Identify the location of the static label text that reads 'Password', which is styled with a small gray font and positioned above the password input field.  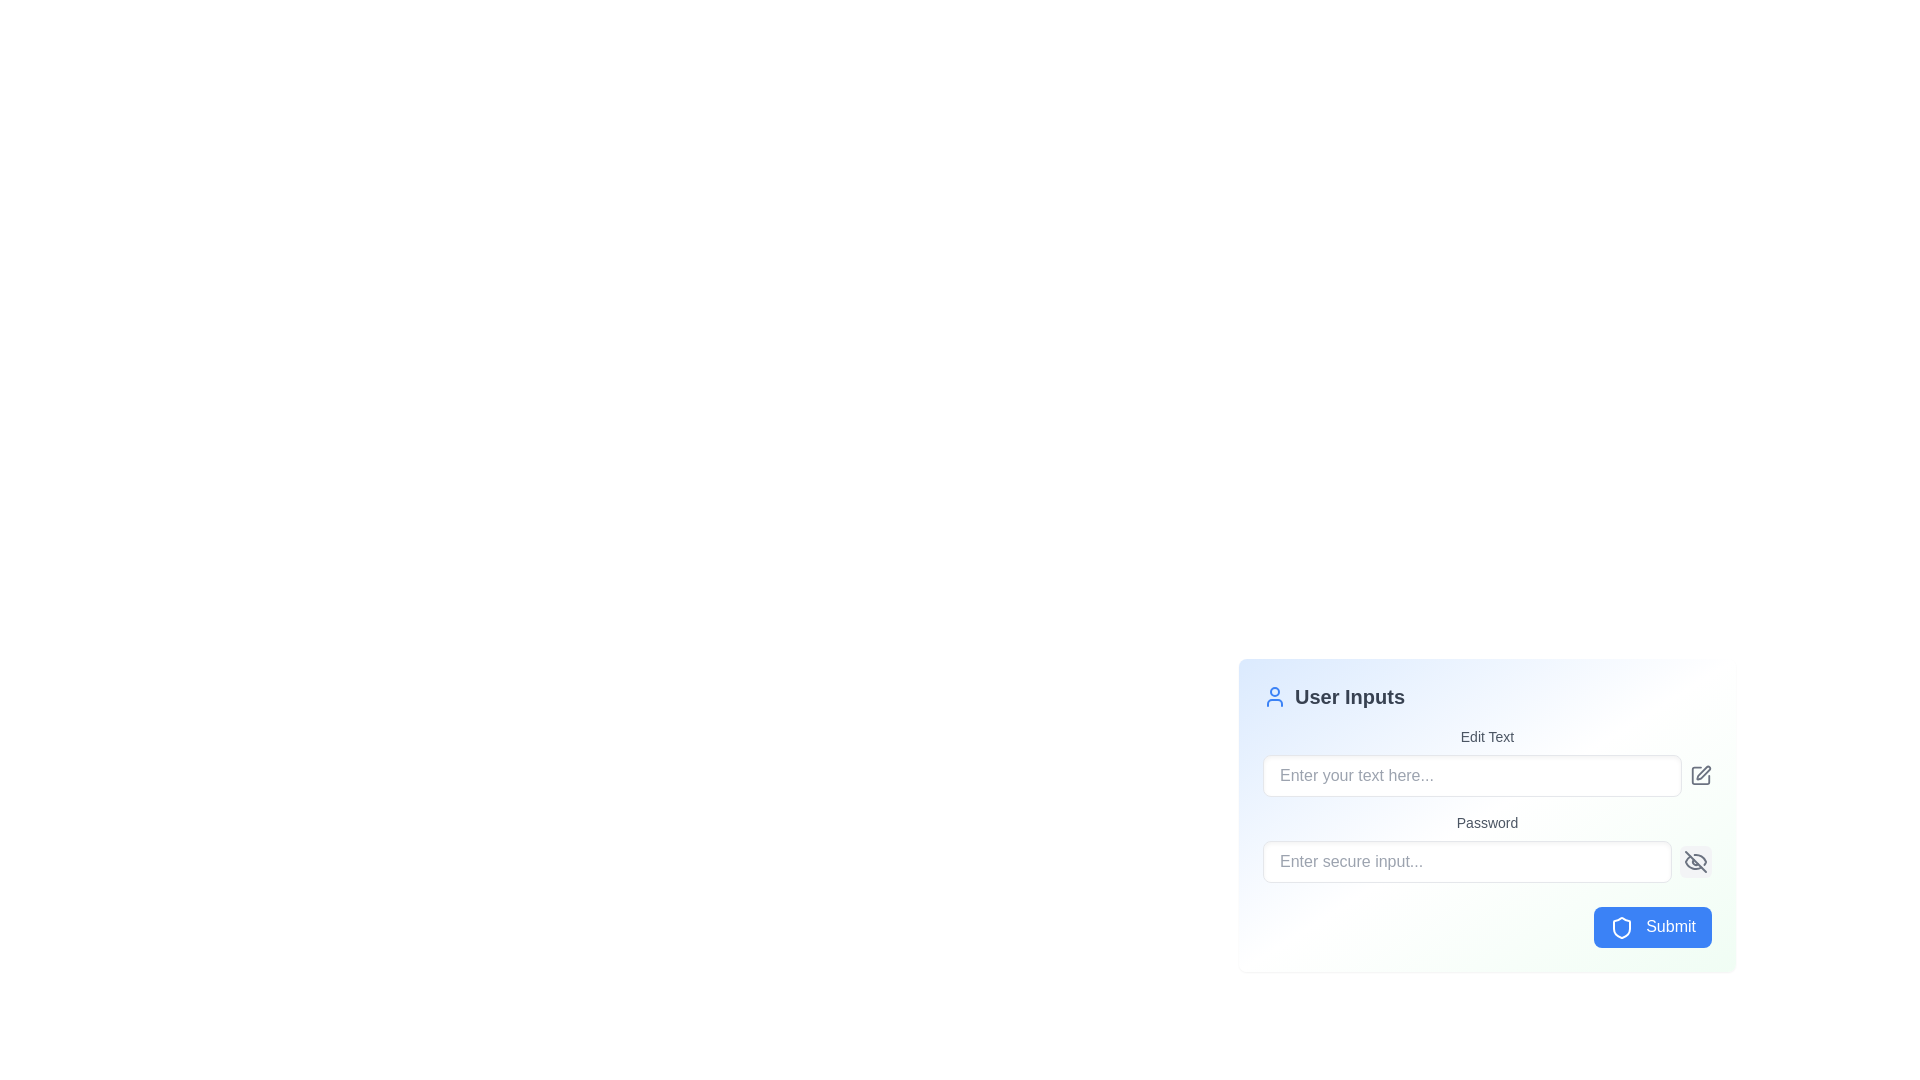
(1487, 822).